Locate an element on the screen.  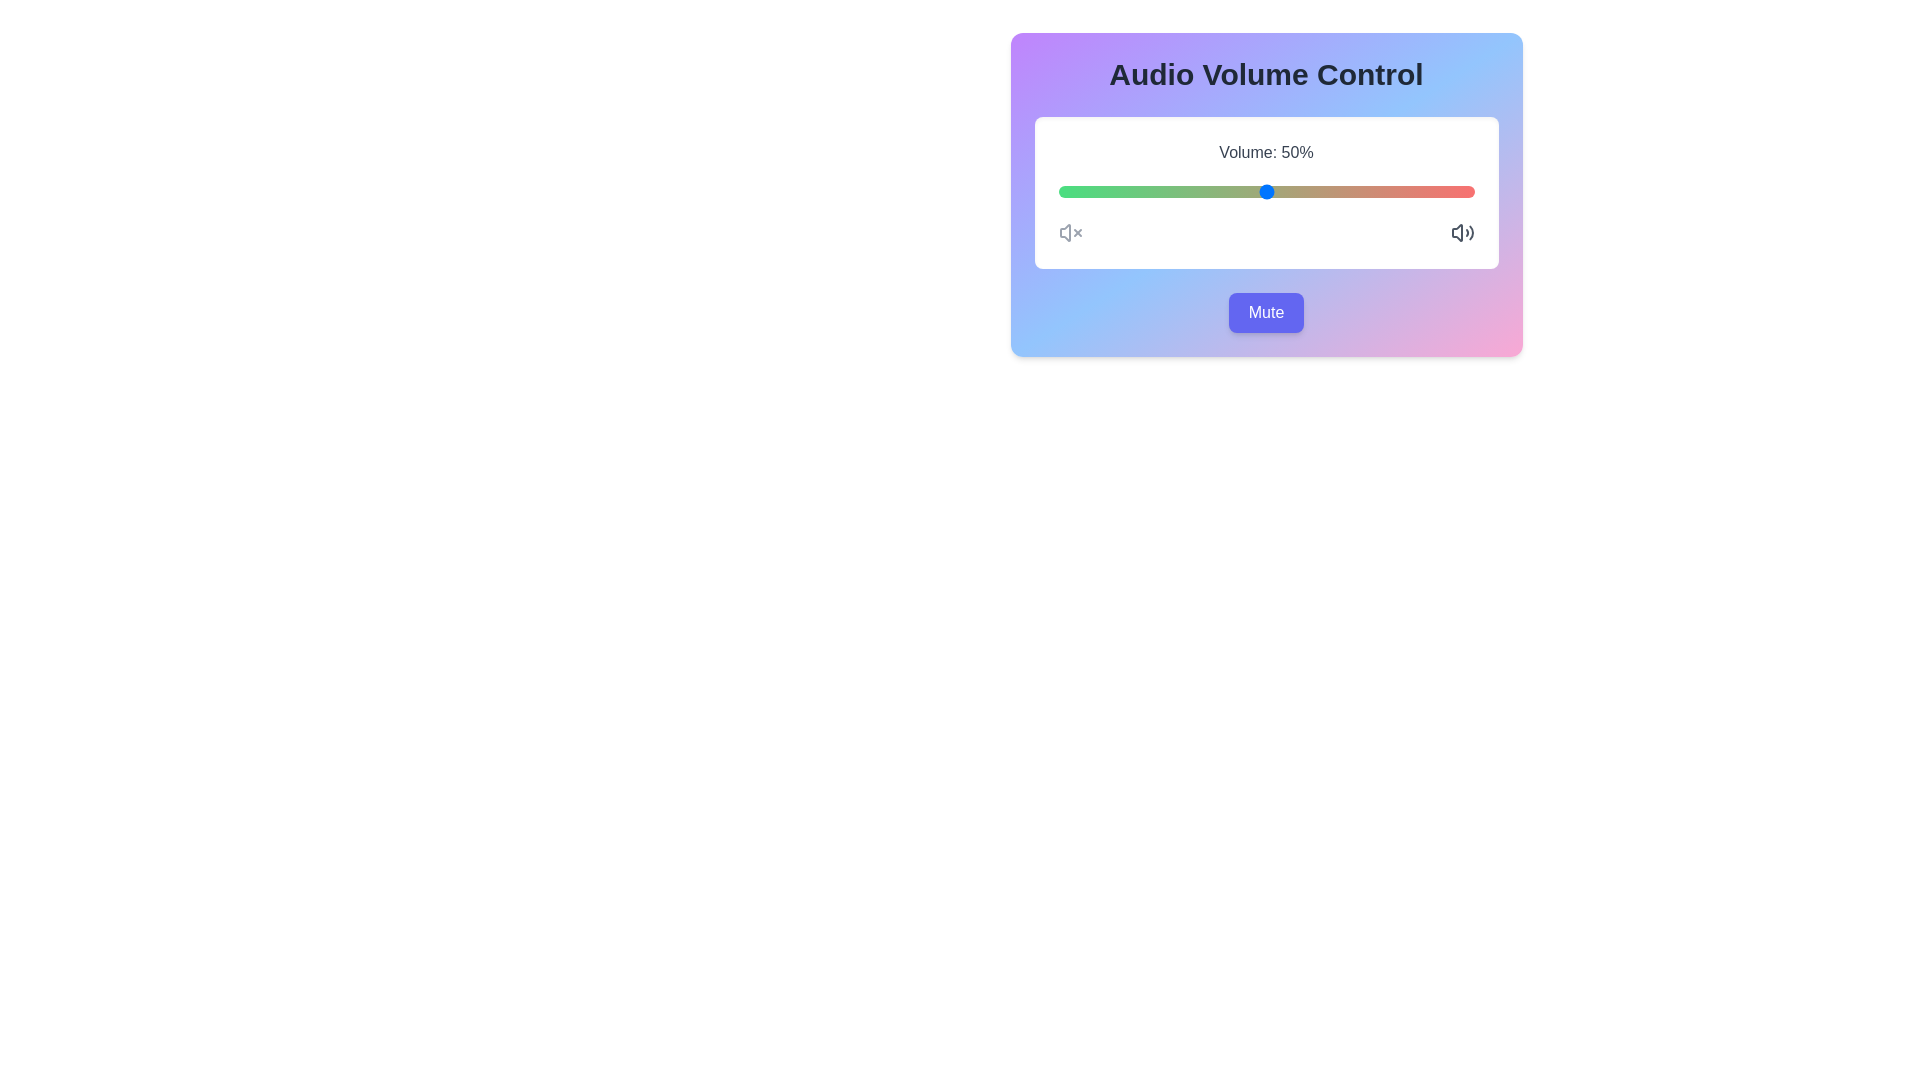
the volume slider to 68% is located at coordinates (1341, 192).